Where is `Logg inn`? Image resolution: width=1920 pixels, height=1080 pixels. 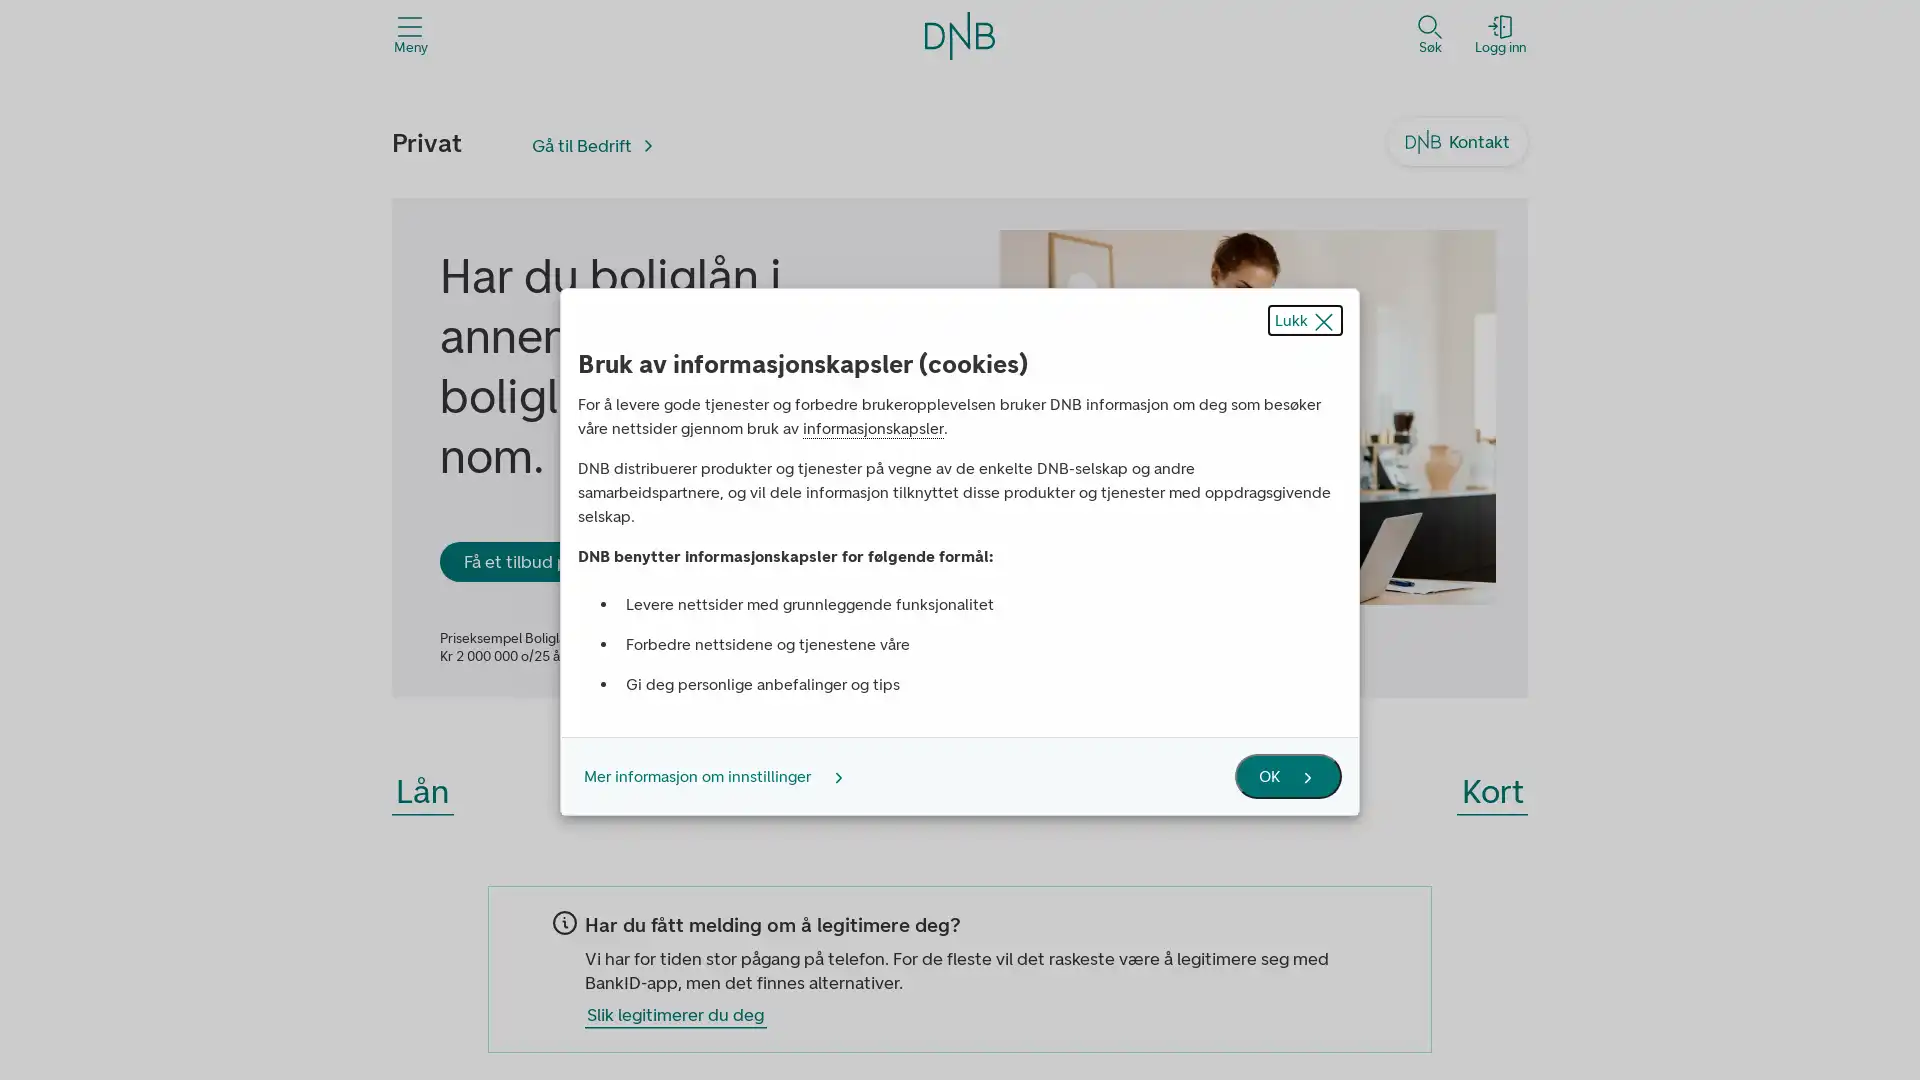 Logg inn is located at coordinates (1500, 34).